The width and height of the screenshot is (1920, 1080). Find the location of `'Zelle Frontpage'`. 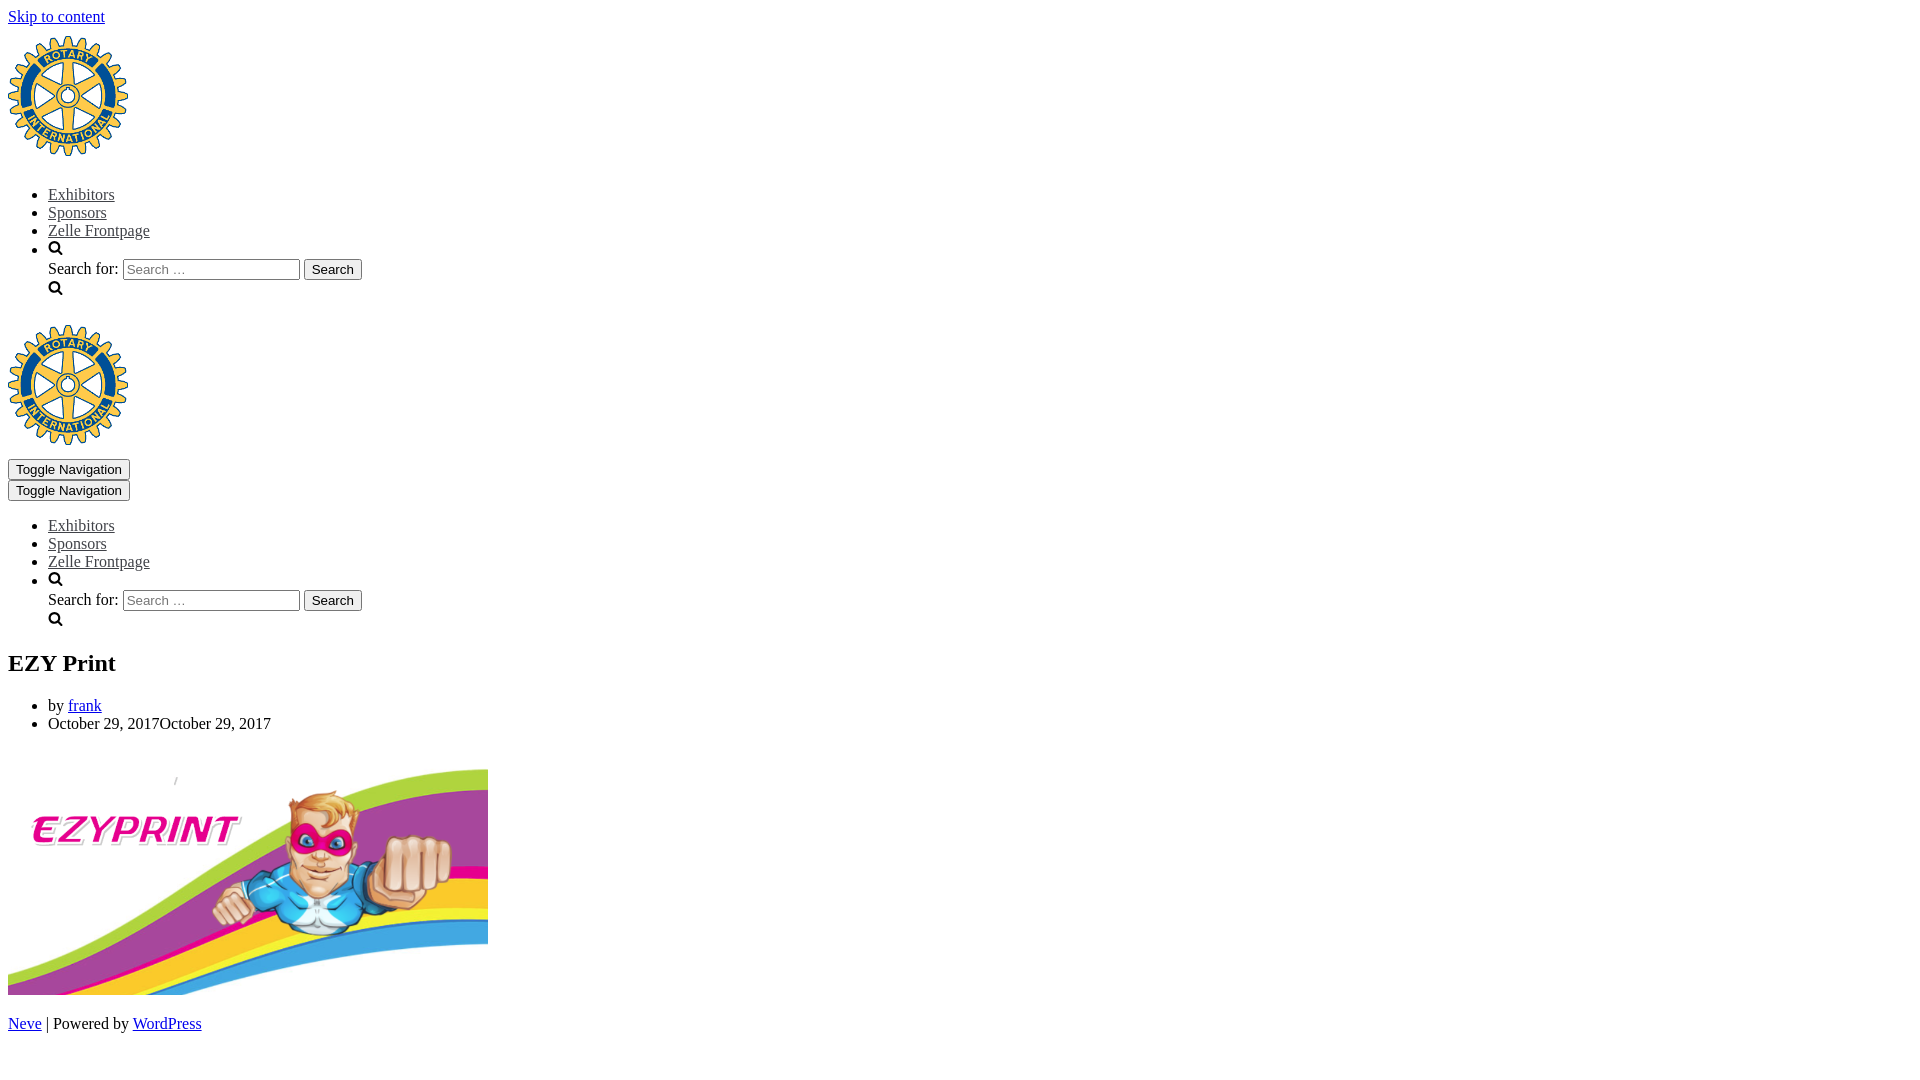

'Zelle Frontpage' is located at coordinates (98, 561).